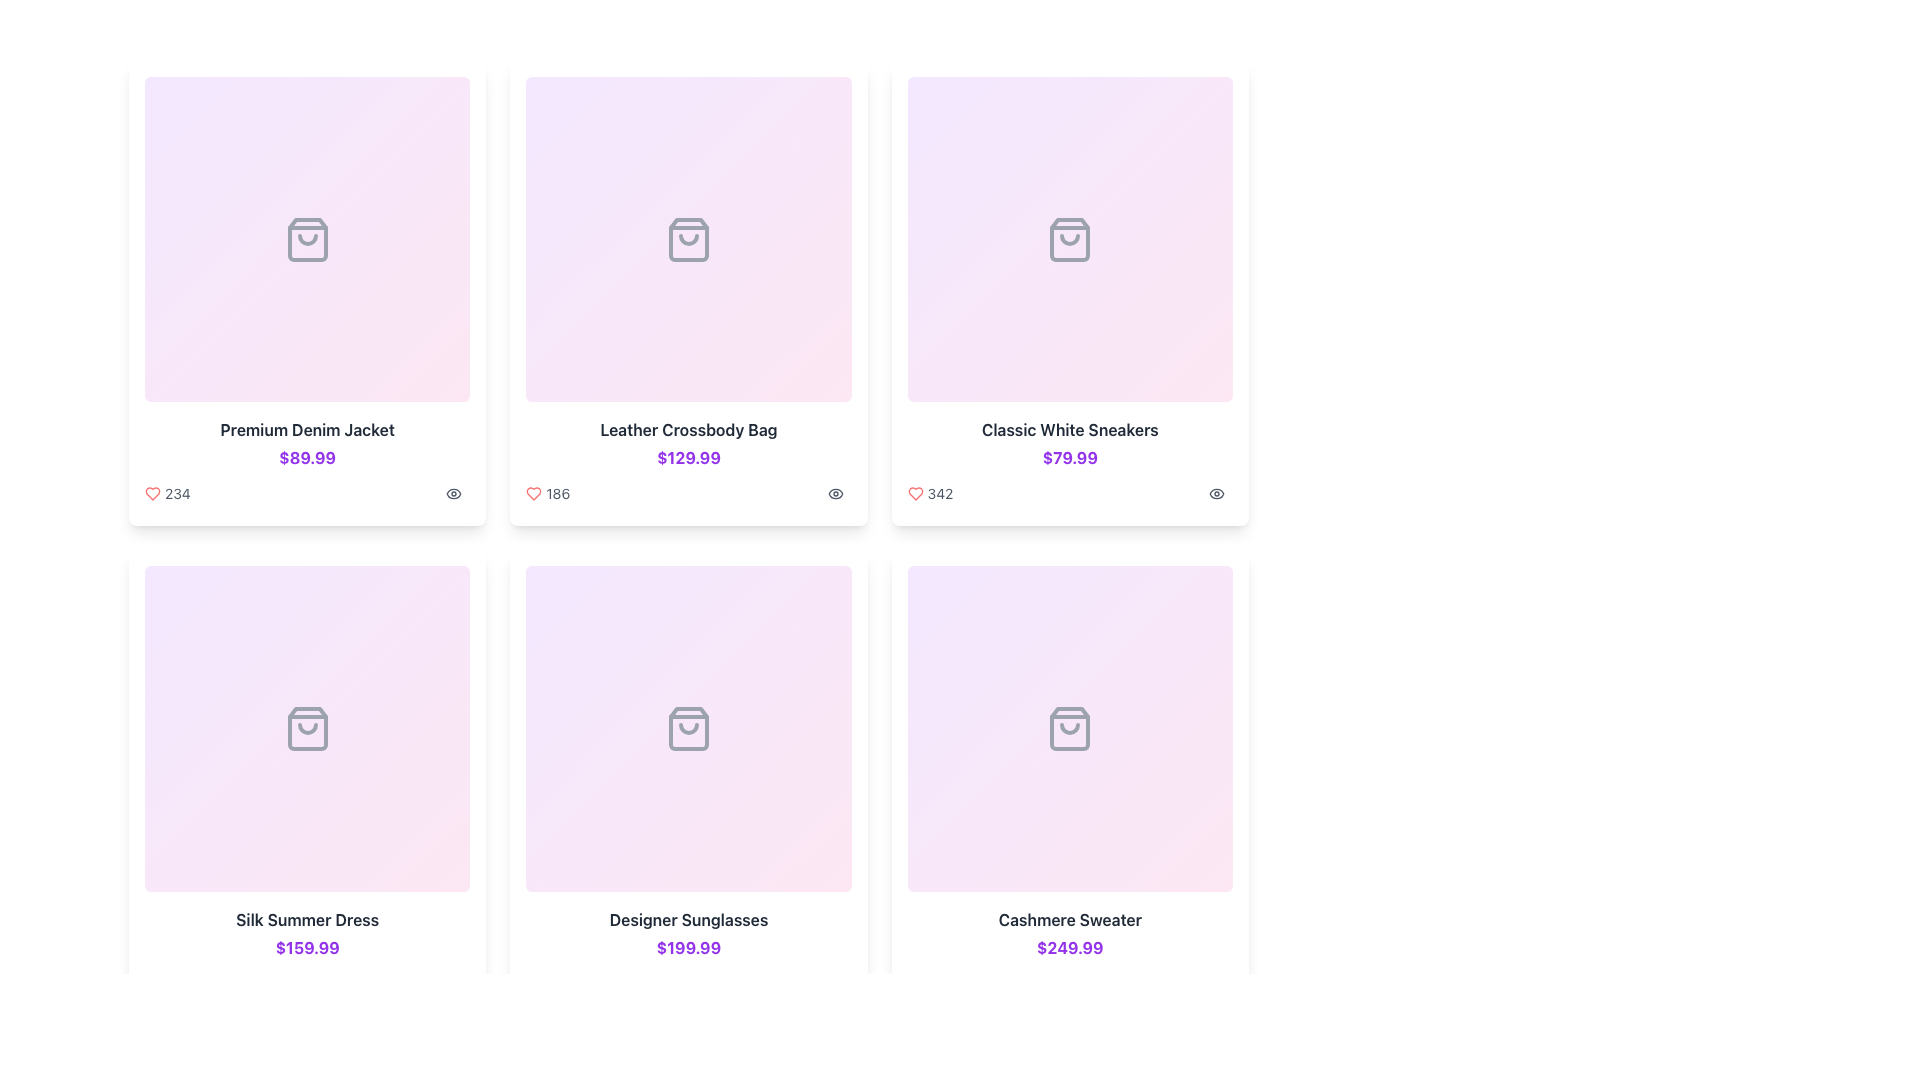  I want to click on the heart-shaped icon representing the 'like' functionality for the 'Classic White Sneakers' product, so click(914, 494).